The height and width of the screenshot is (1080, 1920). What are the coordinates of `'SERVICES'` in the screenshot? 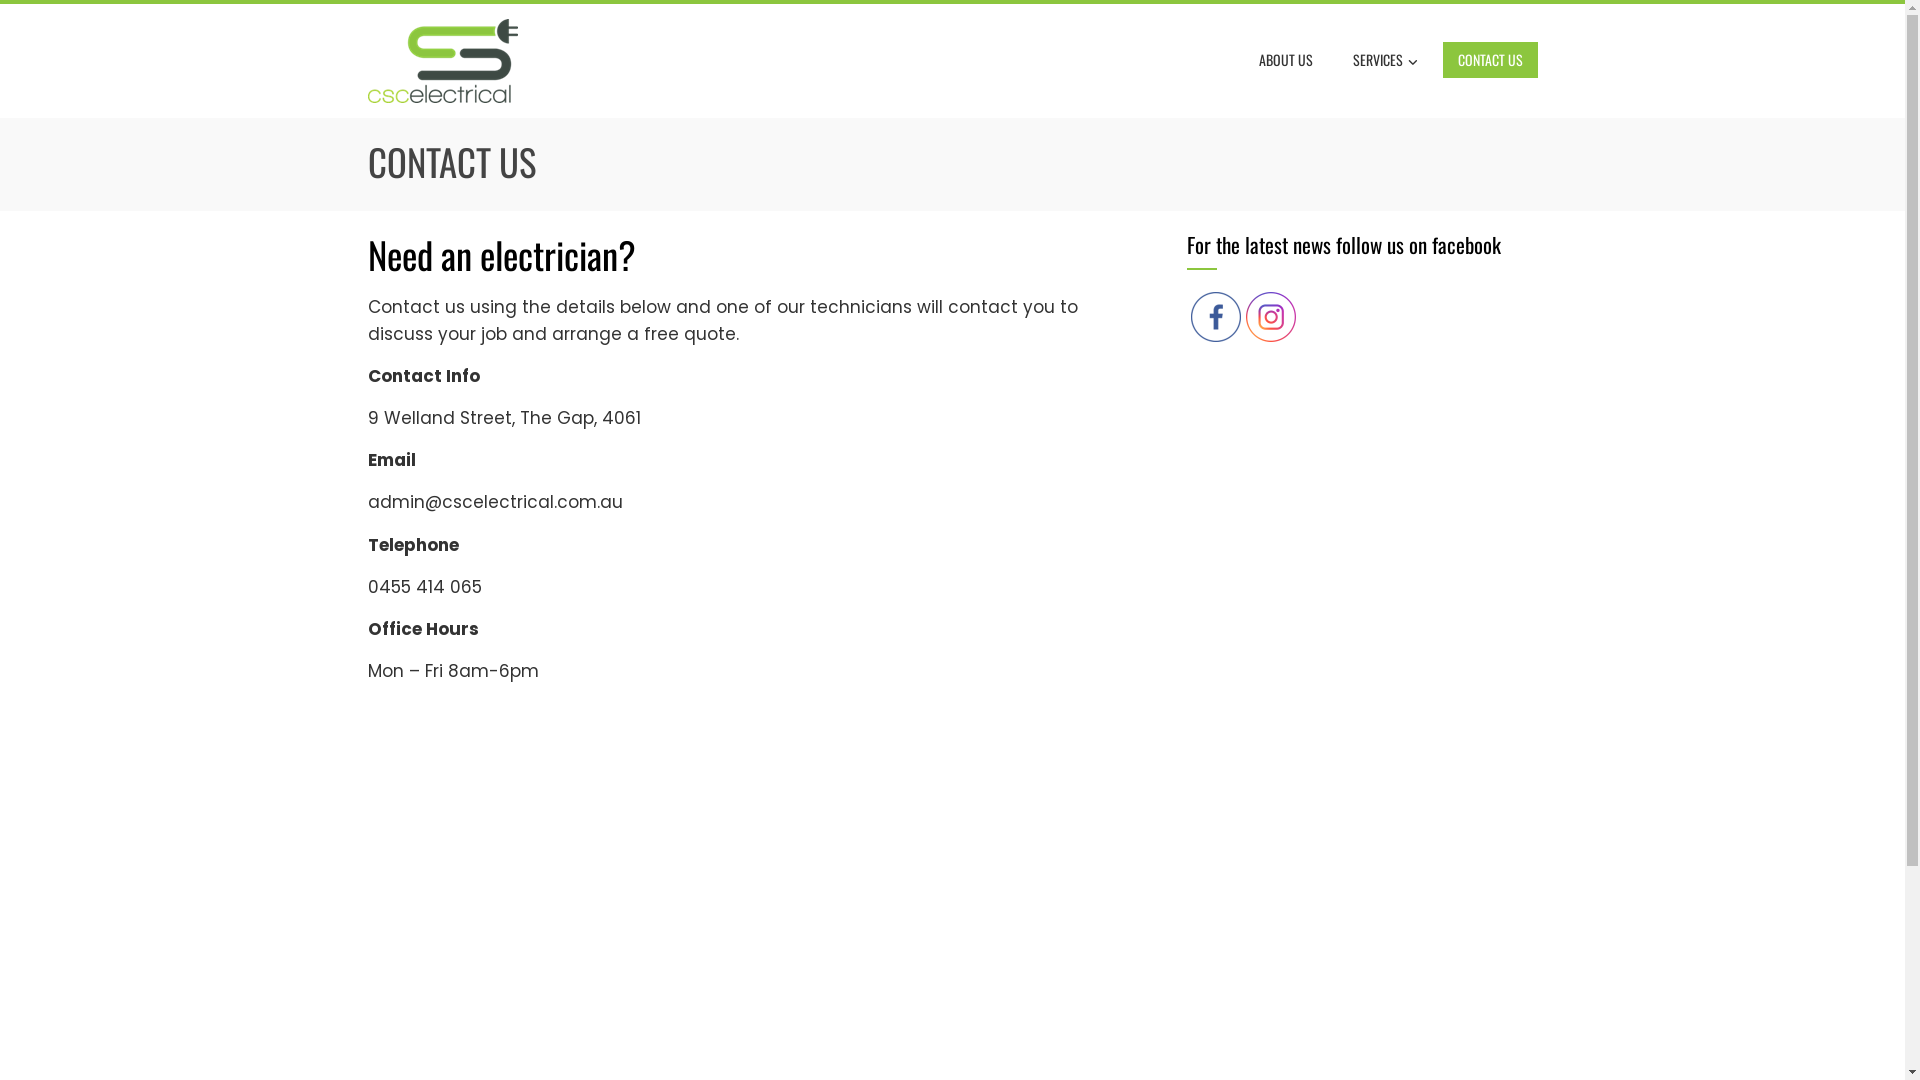 It's located at (1384, 60).